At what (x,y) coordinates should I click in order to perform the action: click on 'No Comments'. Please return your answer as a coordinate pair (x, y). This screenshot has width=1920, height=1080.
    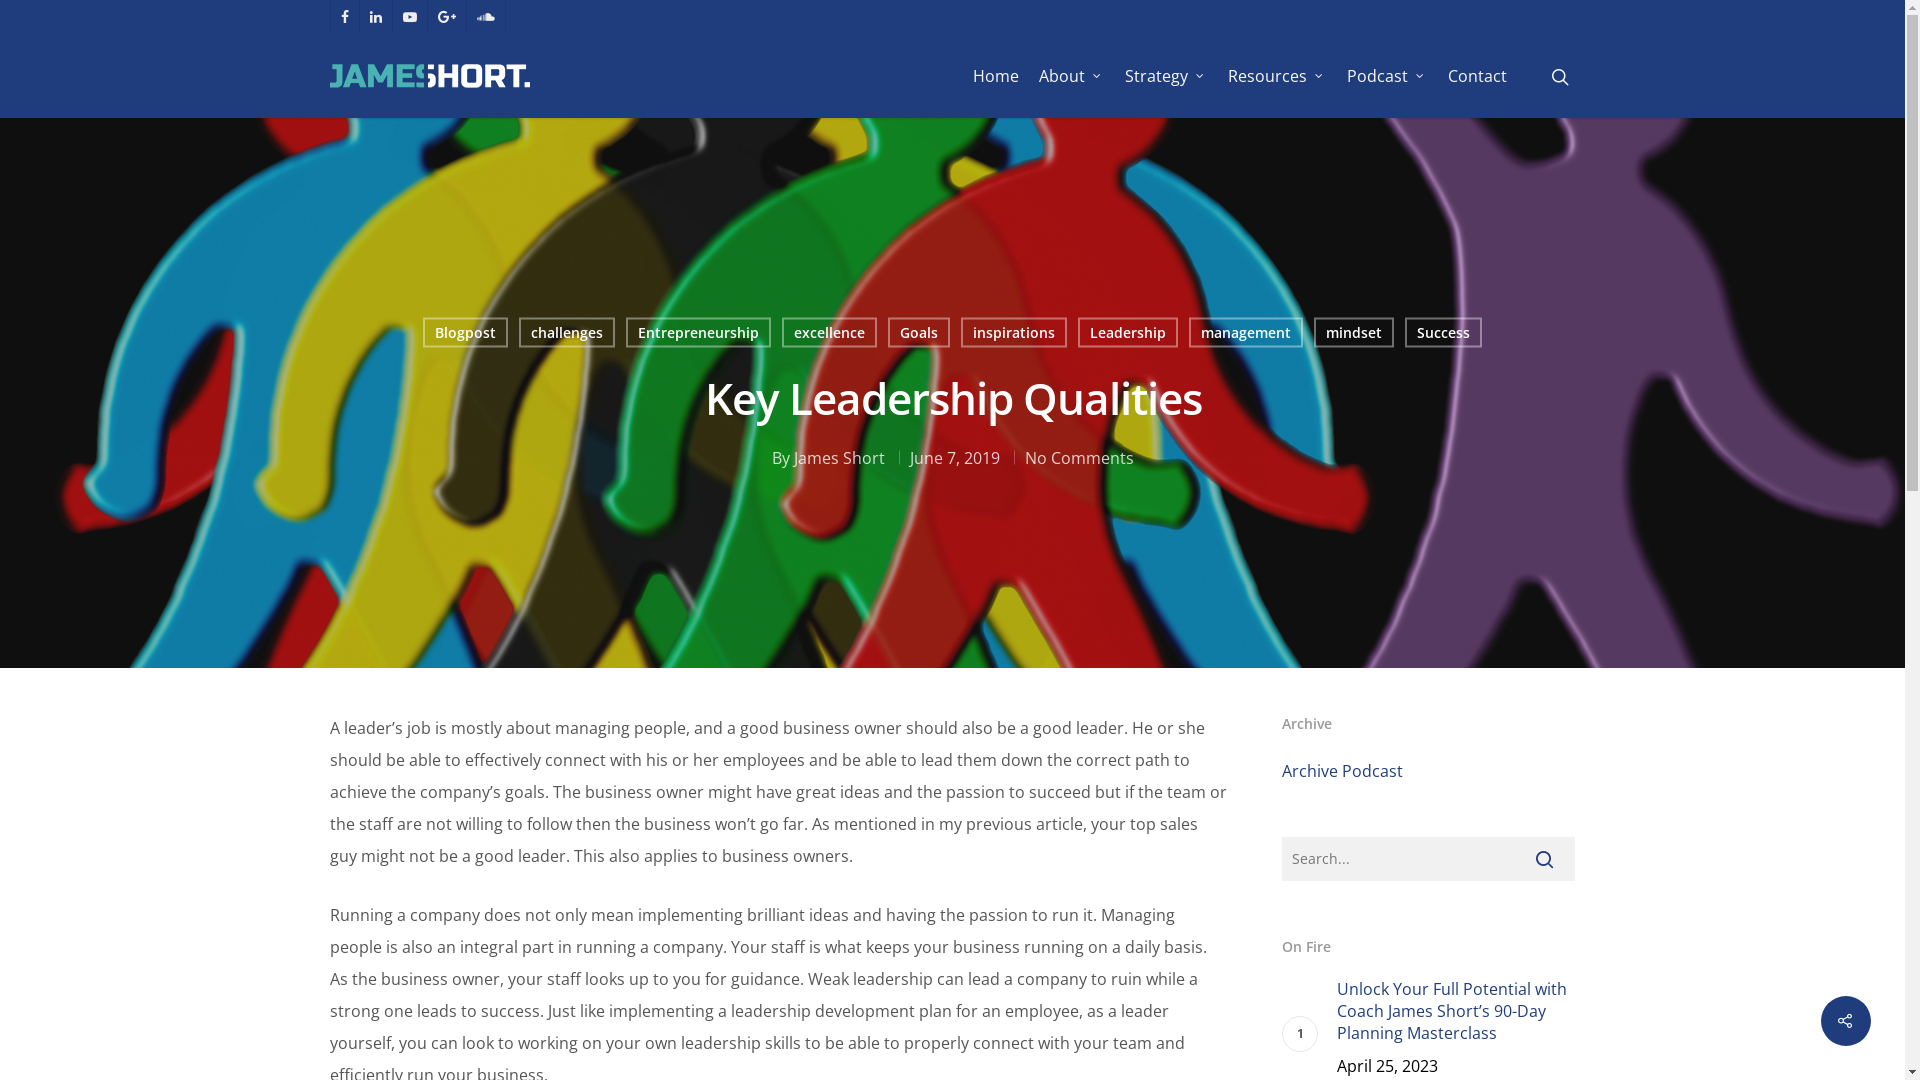
    Looking at the image, I should click on (1077, 456).